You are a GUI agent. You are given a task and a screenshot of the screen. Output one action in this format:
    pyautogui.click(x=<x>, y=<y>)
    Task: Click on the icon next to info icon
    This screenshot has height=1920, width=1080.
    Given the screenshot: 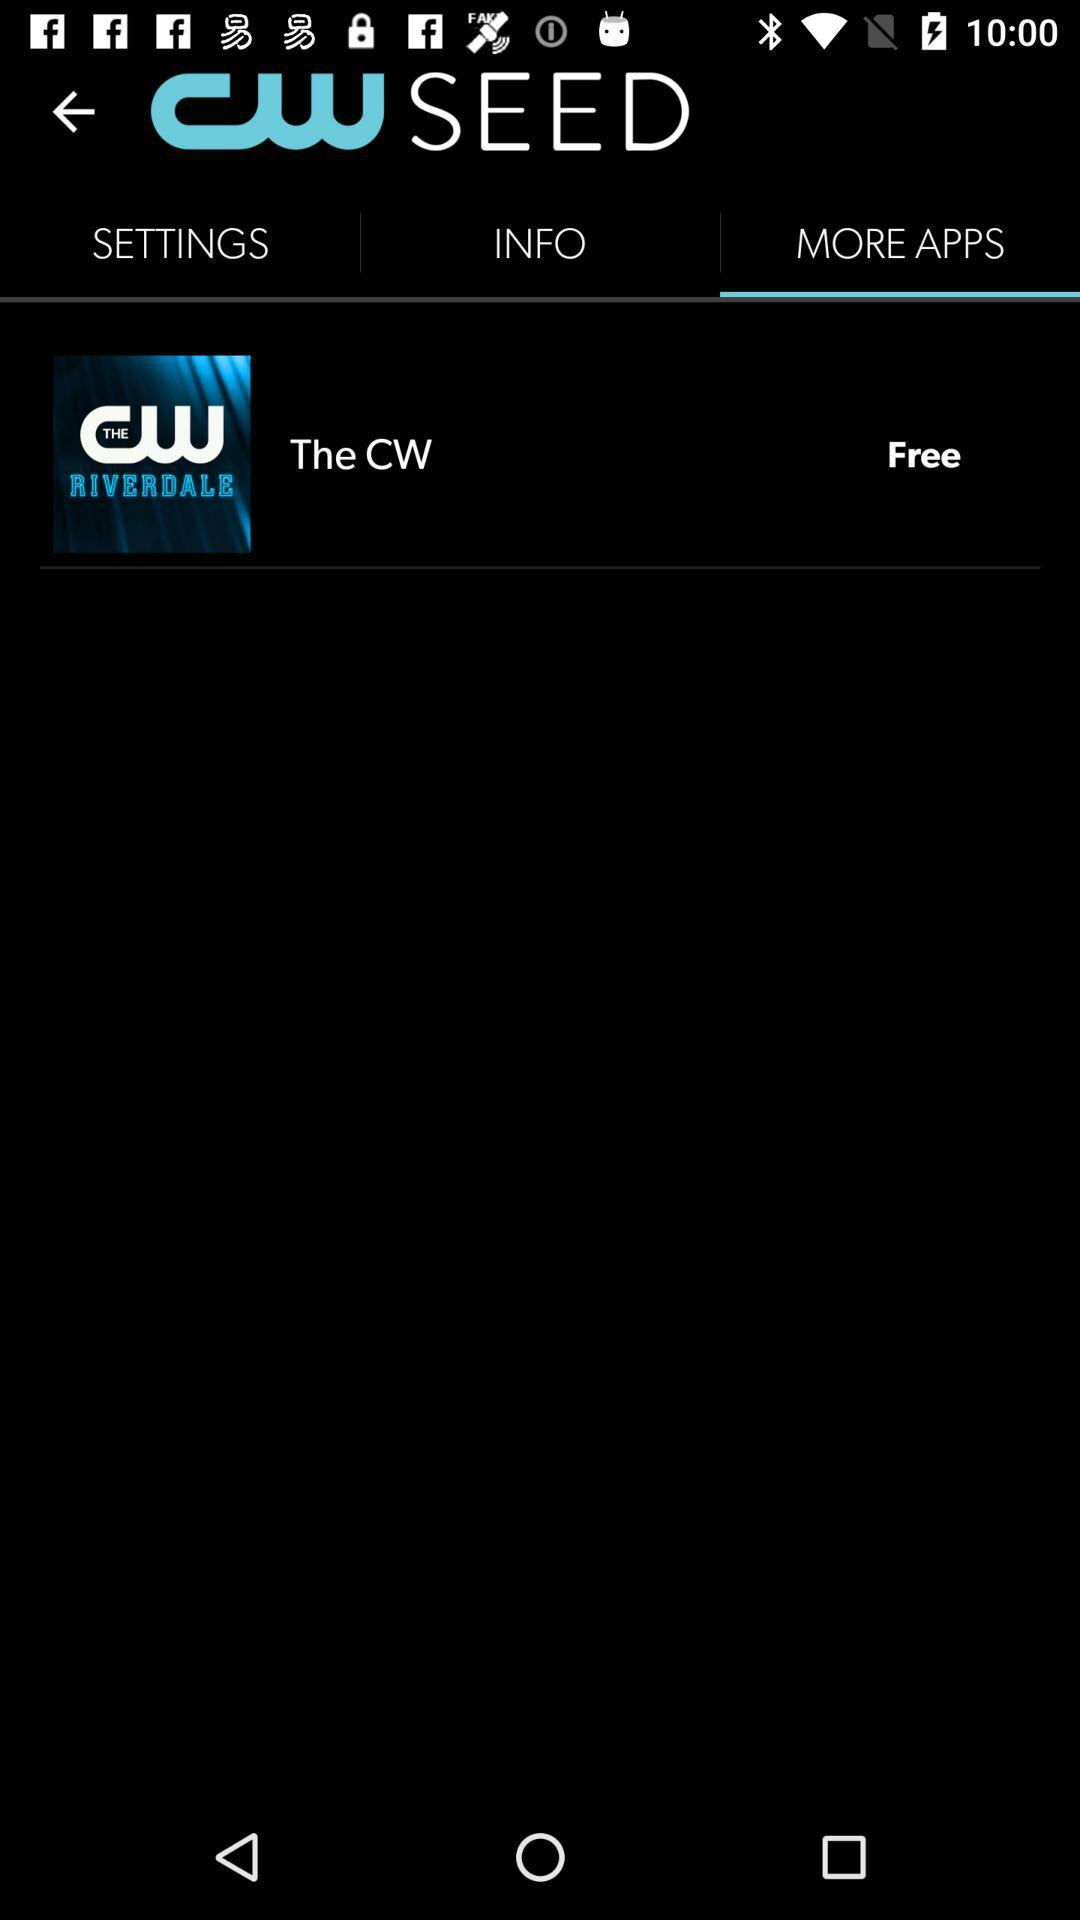 What is the action you would take?
    pyautogui.click(x=180, y=242)
    